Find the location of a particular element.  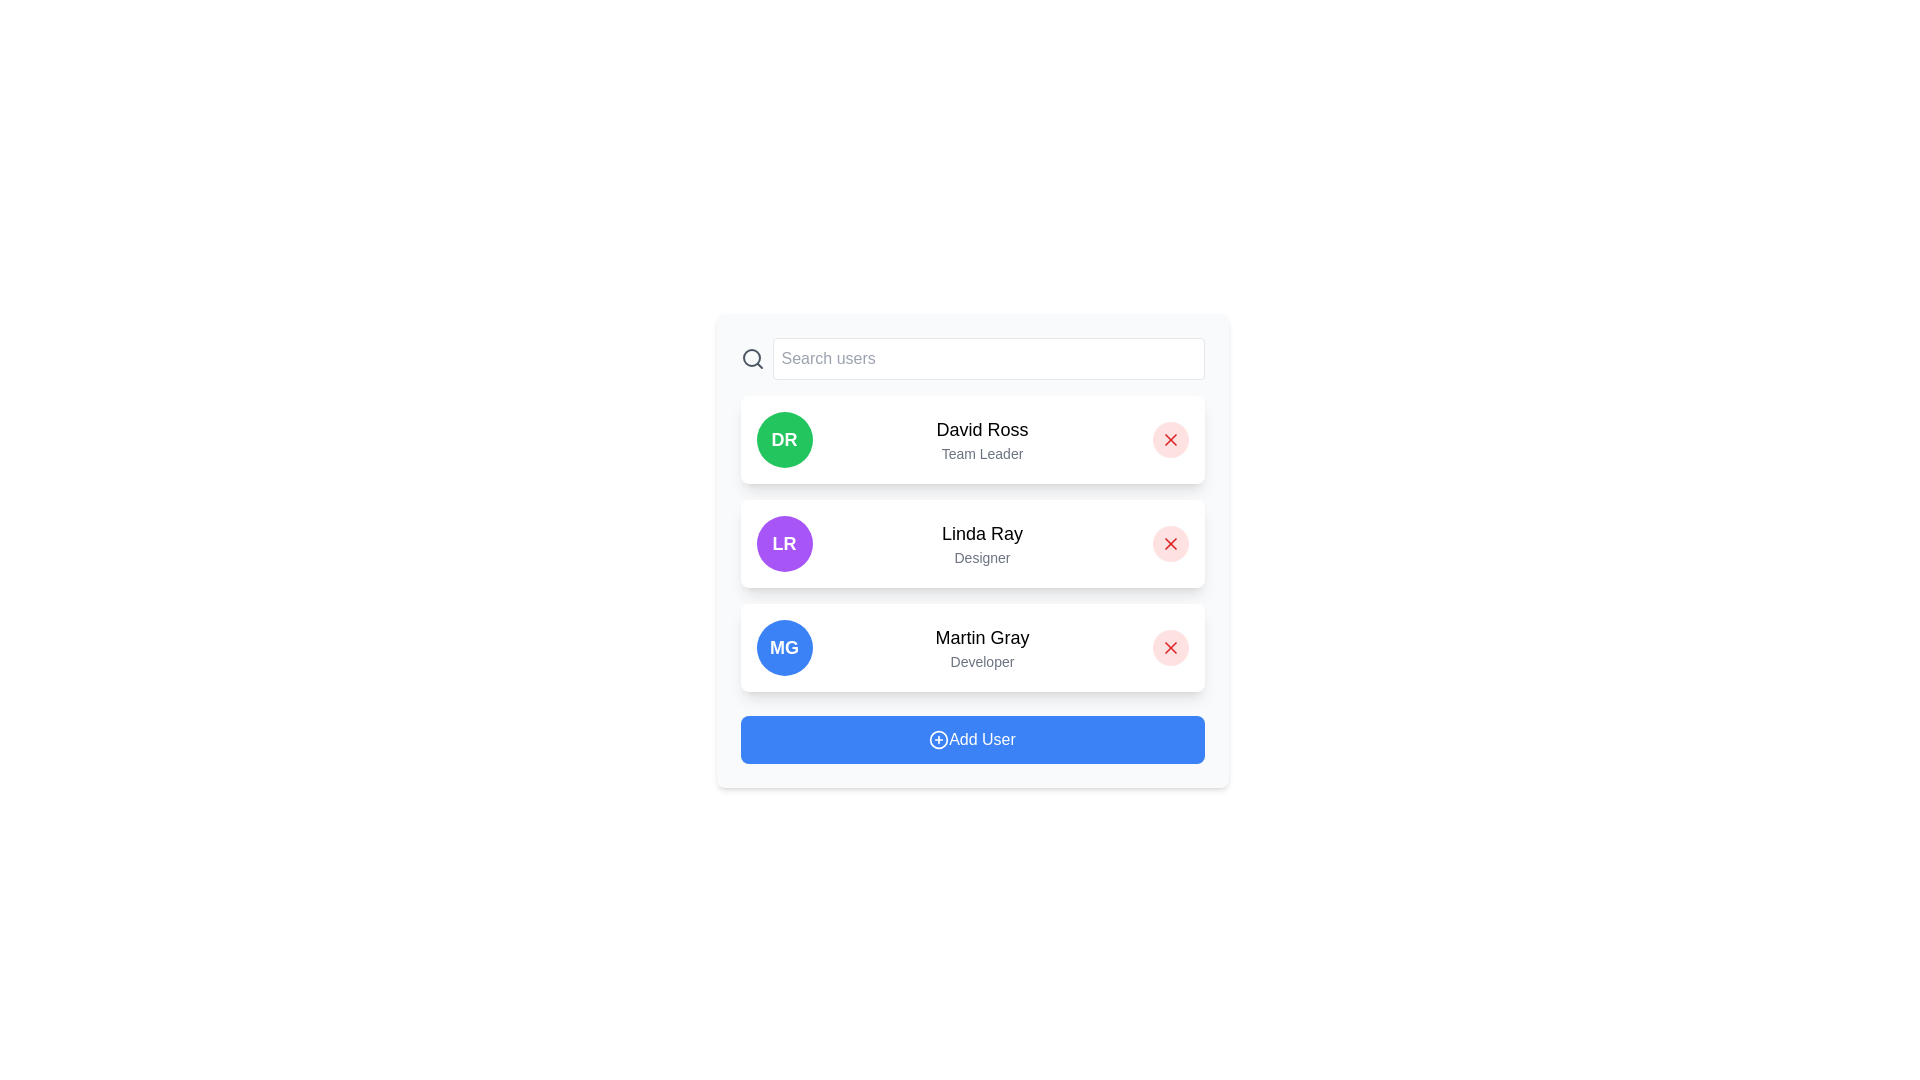

the green circular Profile Initial Badge displaying 'DR', located at the leftmost position of the user information card is located at coordinates (783, 438).